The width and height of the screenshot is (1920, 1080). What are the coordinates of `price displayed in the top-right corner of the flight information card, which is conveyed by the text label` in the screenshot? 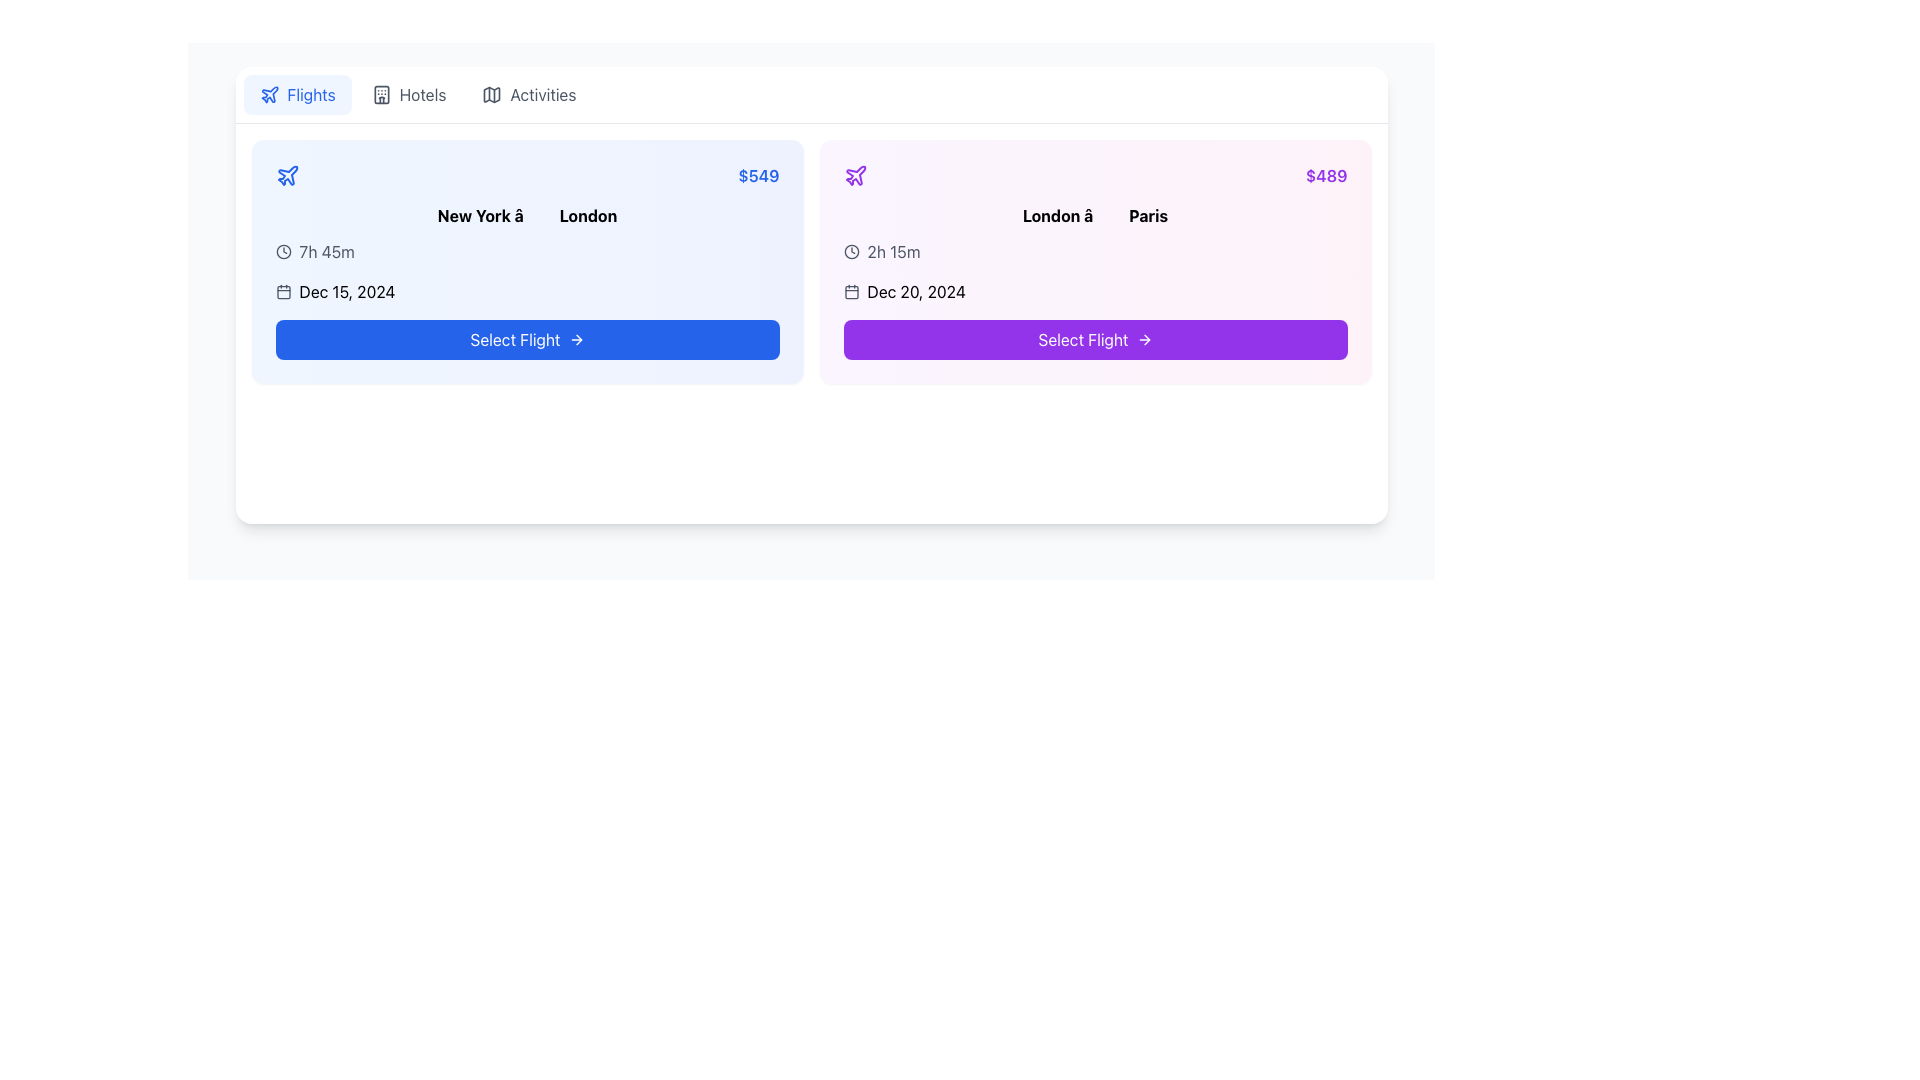 It's located at (757, 175).